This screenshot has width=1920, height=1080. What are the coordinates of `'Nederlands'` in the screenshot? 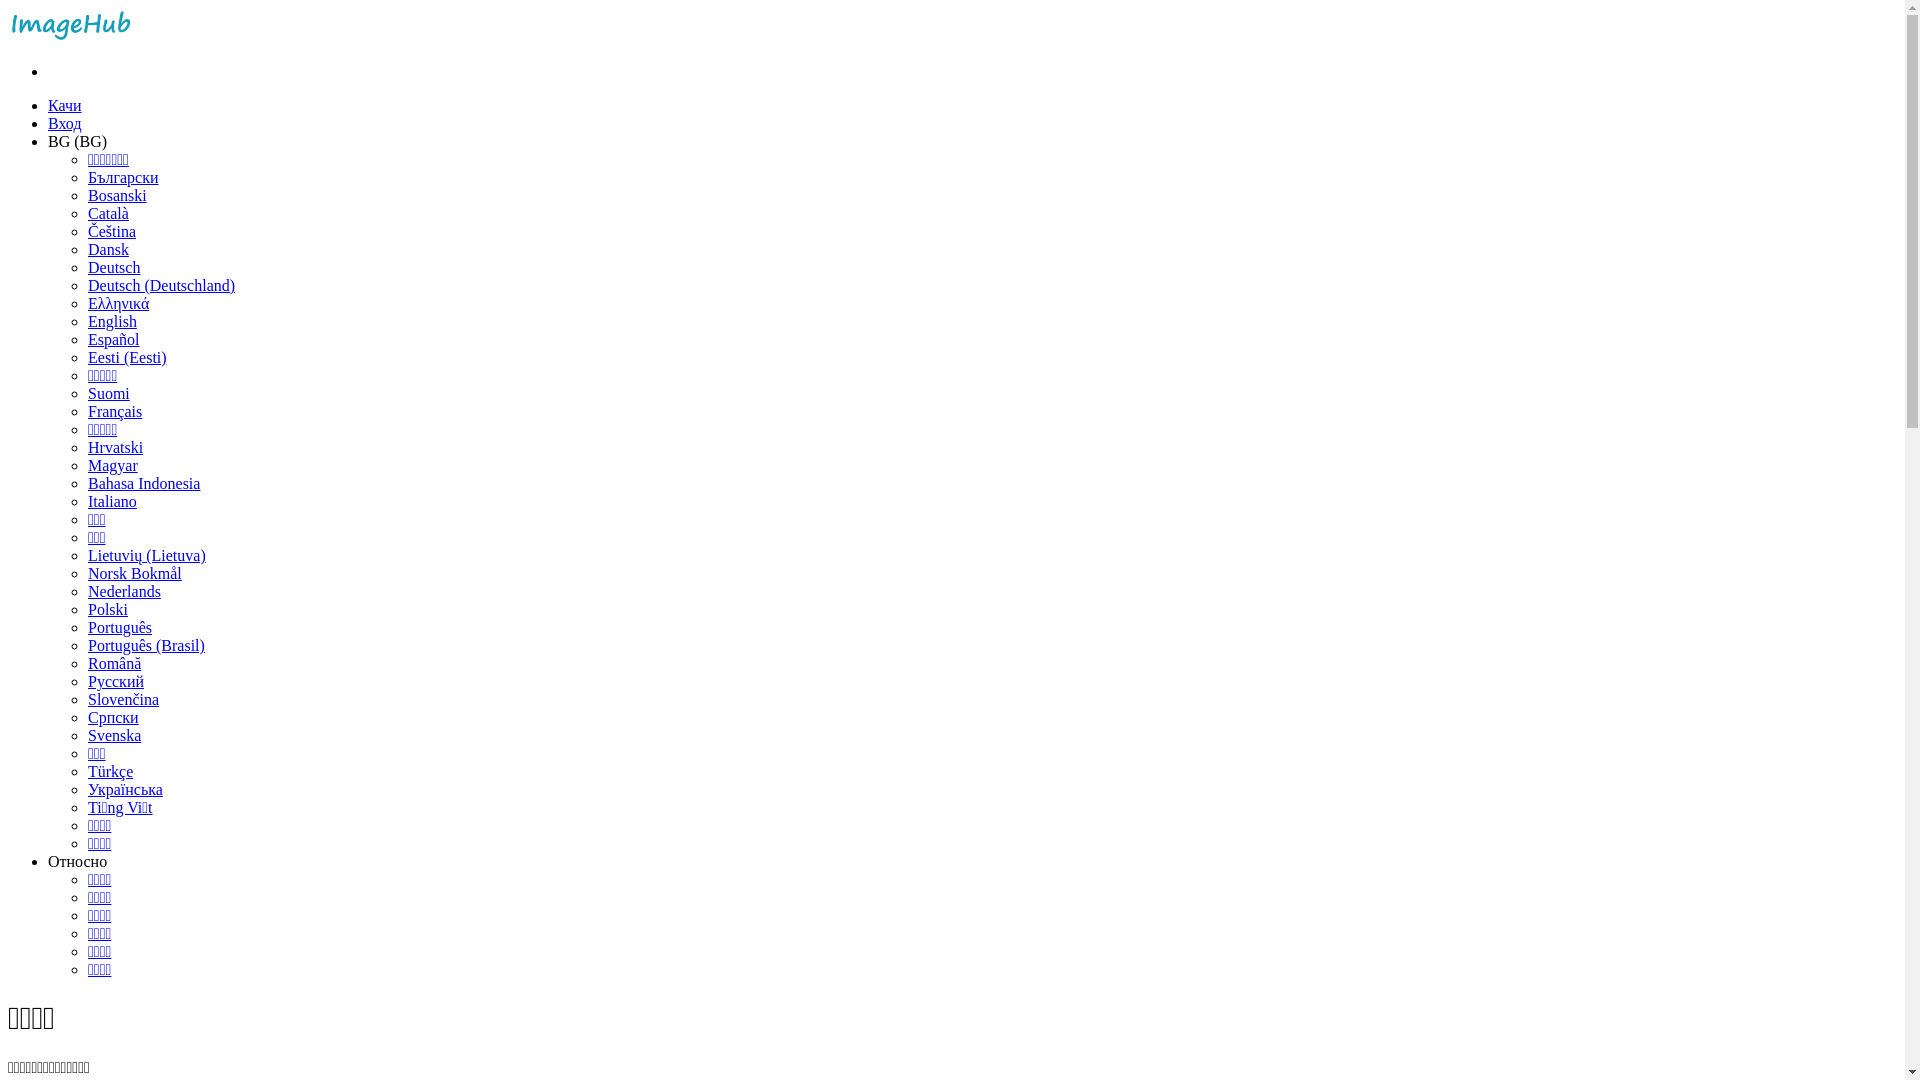 It's located at (123, 590).